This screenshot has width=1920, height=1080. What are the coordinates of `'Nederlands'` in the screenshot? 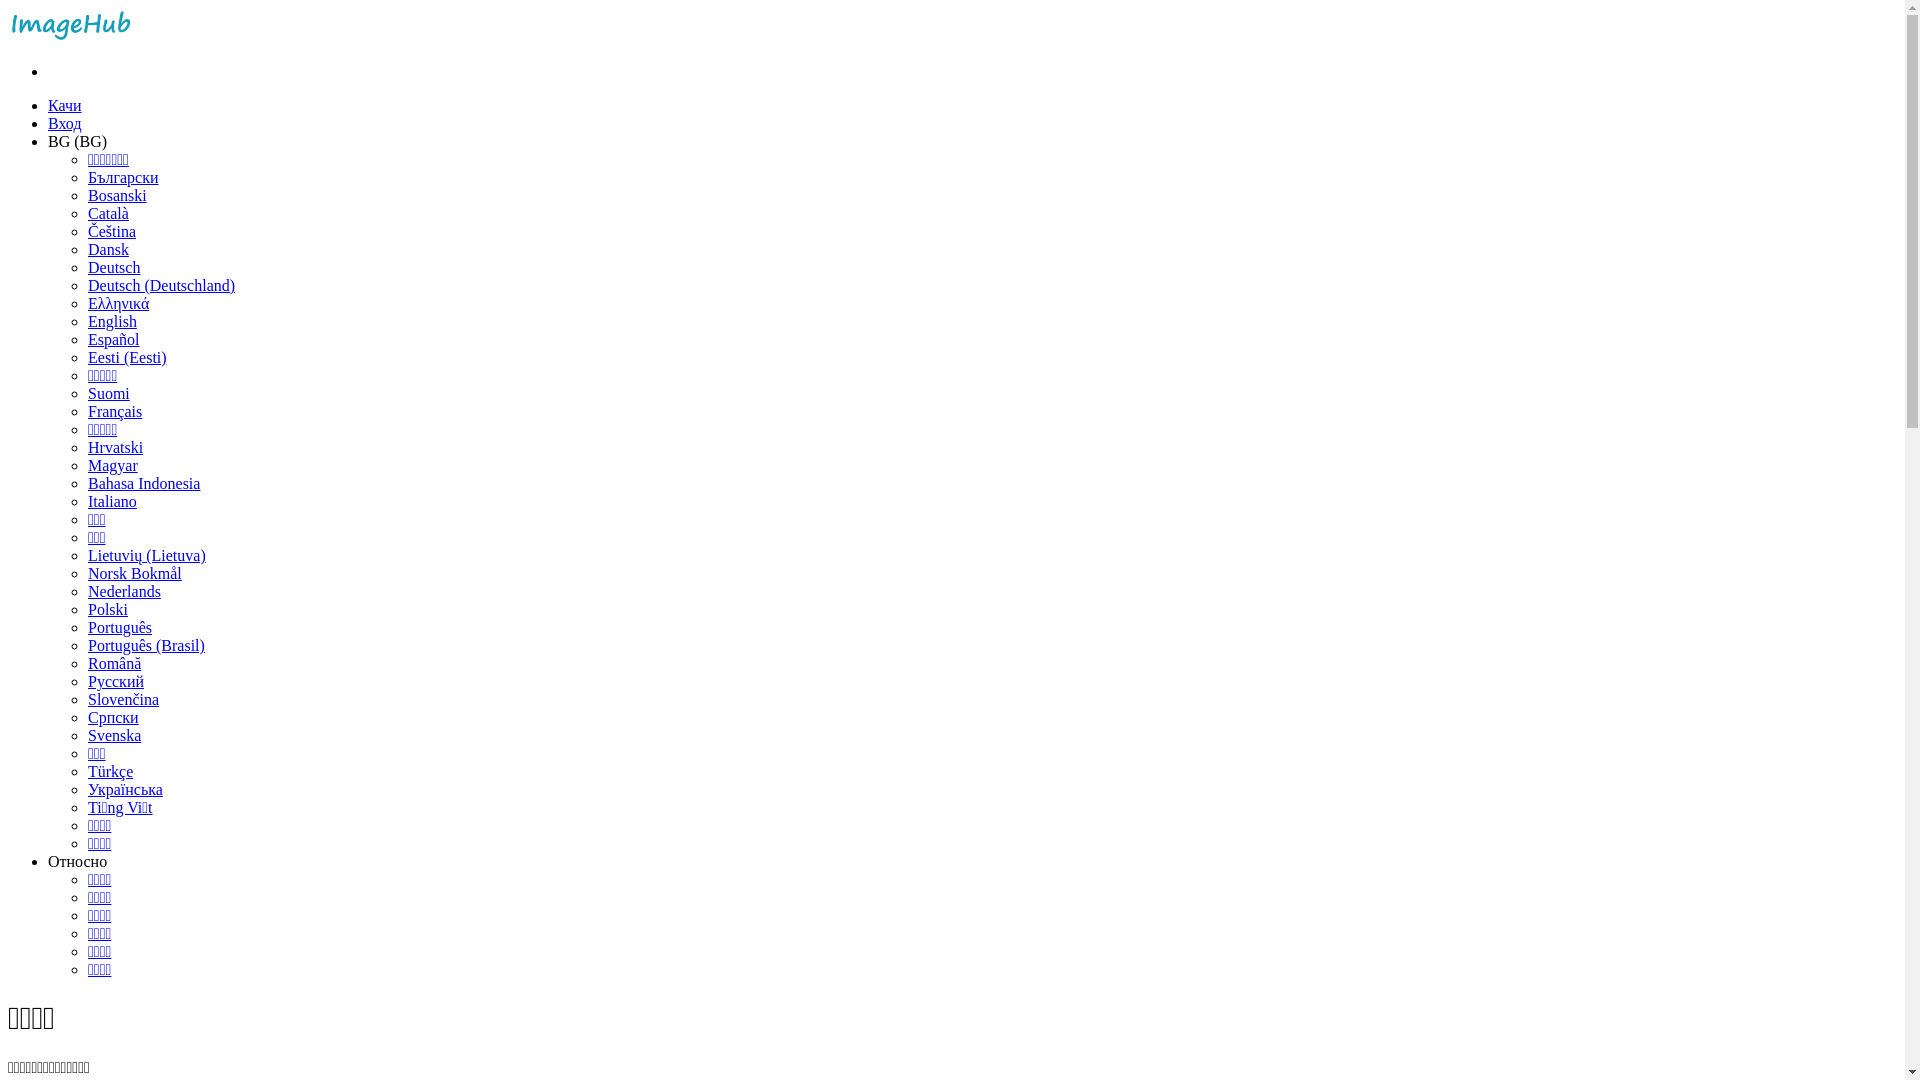 It's located at (123, 590).